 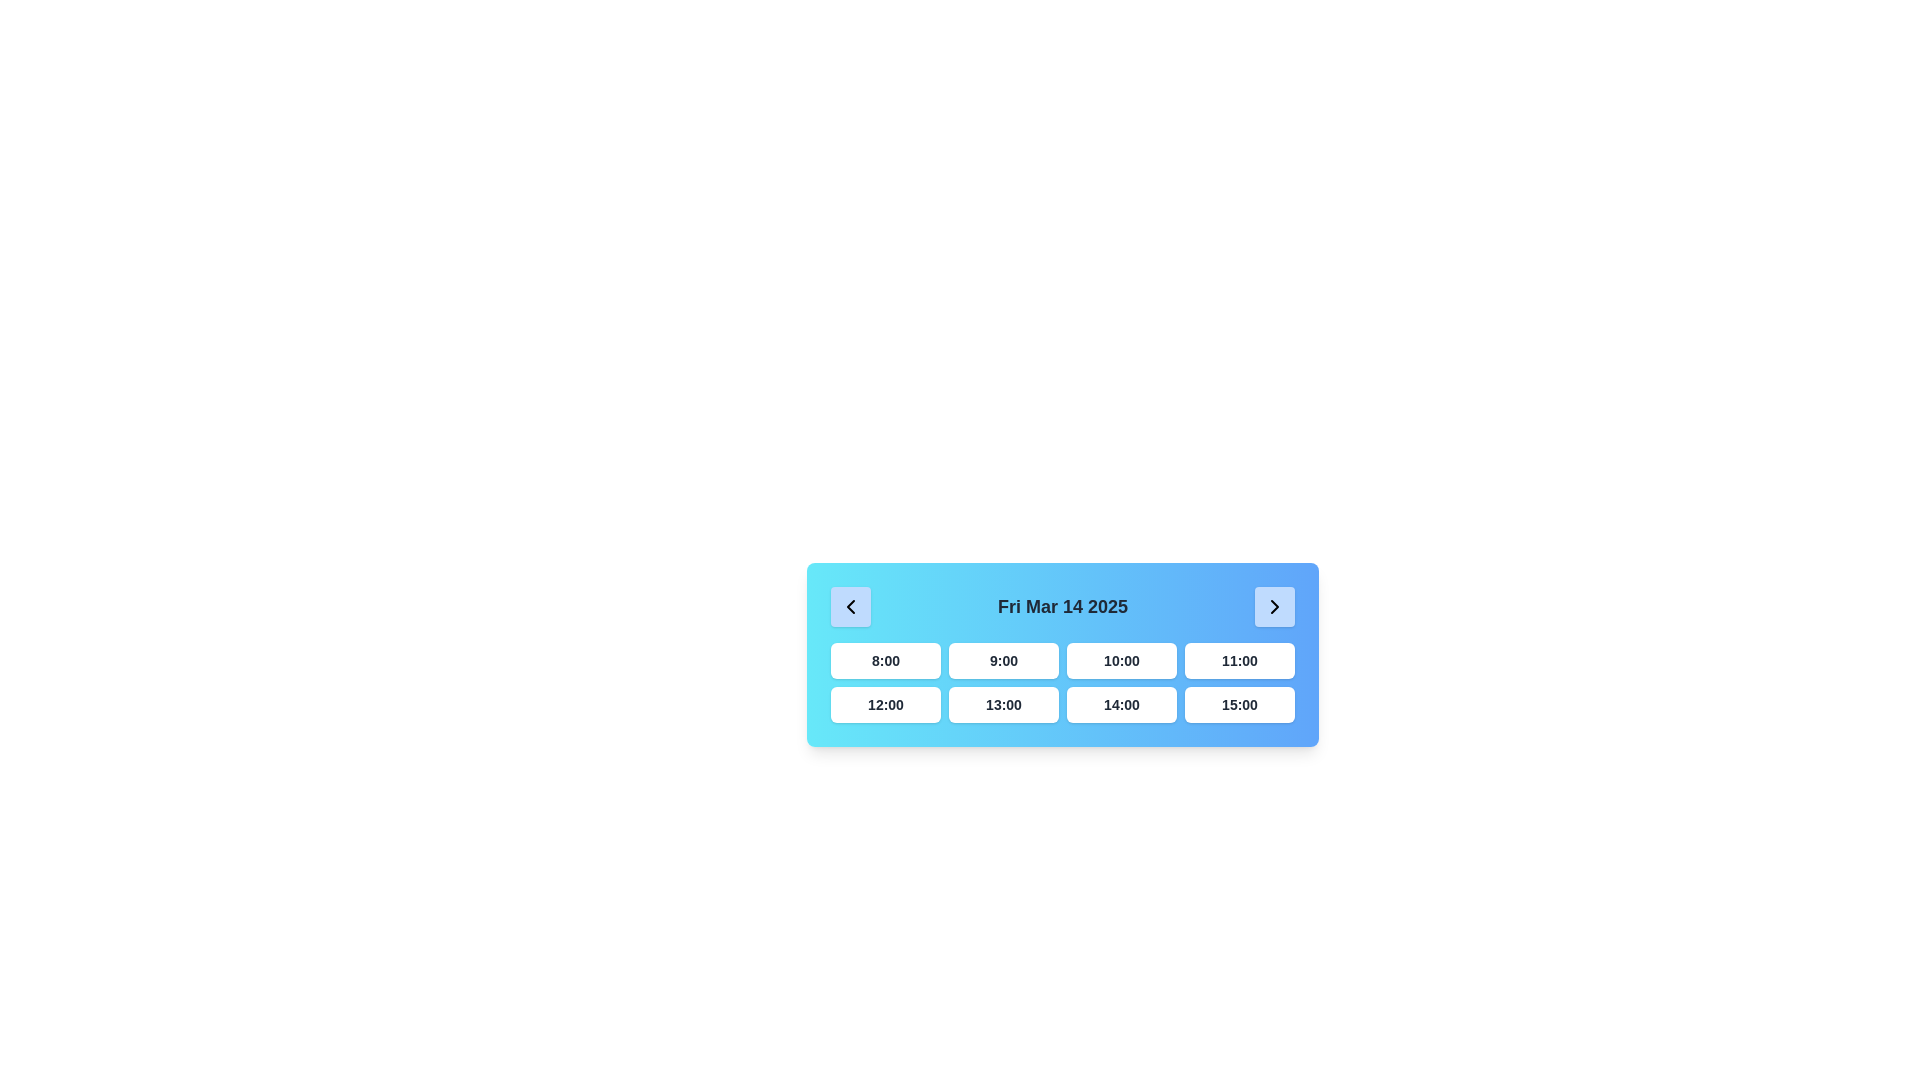 I want to click on the 'previous' button located to the left of the date label 'Fri Mar 14 2025', so click(x=850, y=605).